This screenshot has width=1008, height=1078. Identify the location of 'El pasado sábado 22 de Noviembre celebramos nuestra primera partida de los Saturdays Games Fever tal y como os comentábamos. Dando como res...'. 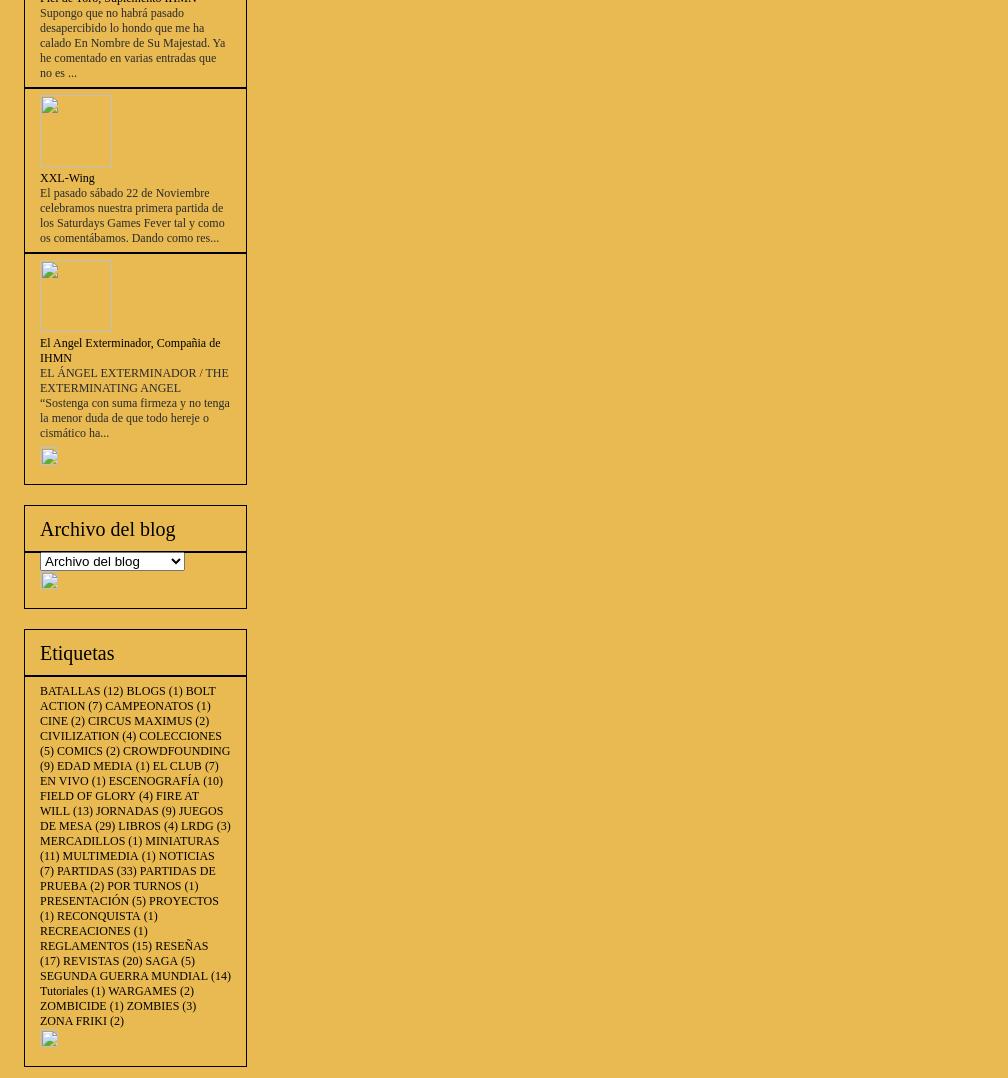
(132, 215).